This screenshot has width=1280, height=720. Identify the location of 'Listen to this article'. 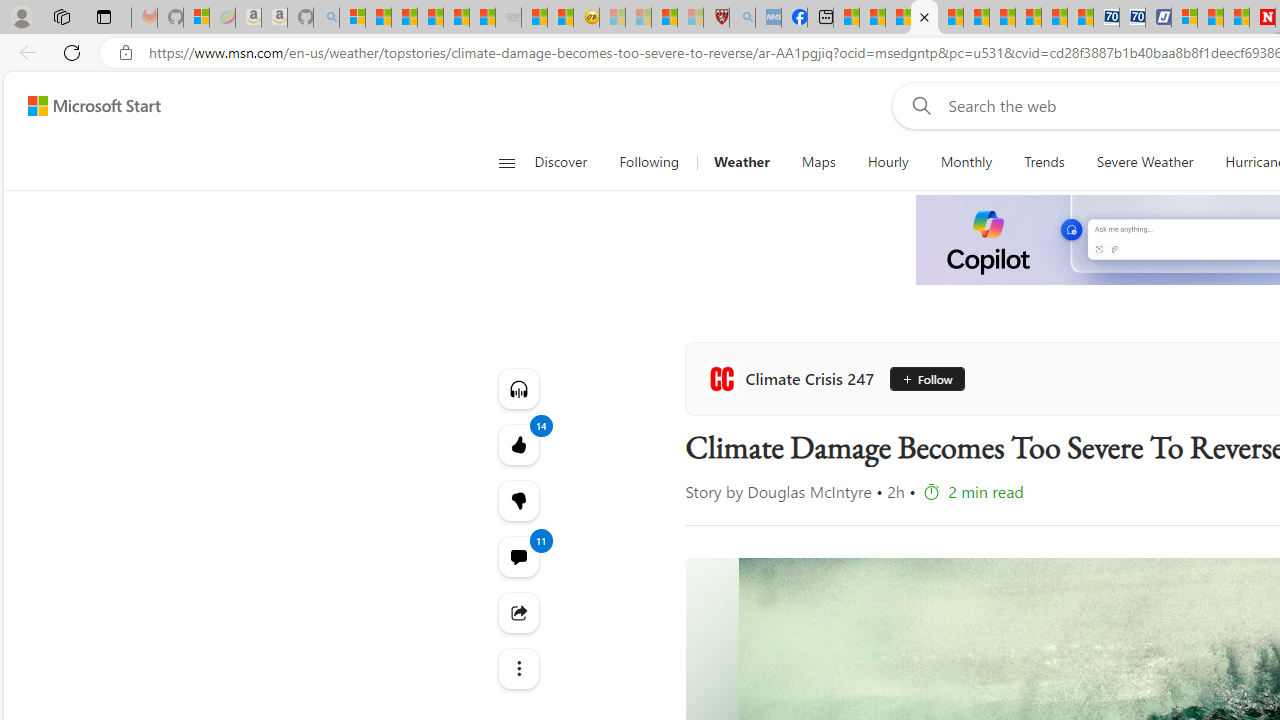
(518, 388).